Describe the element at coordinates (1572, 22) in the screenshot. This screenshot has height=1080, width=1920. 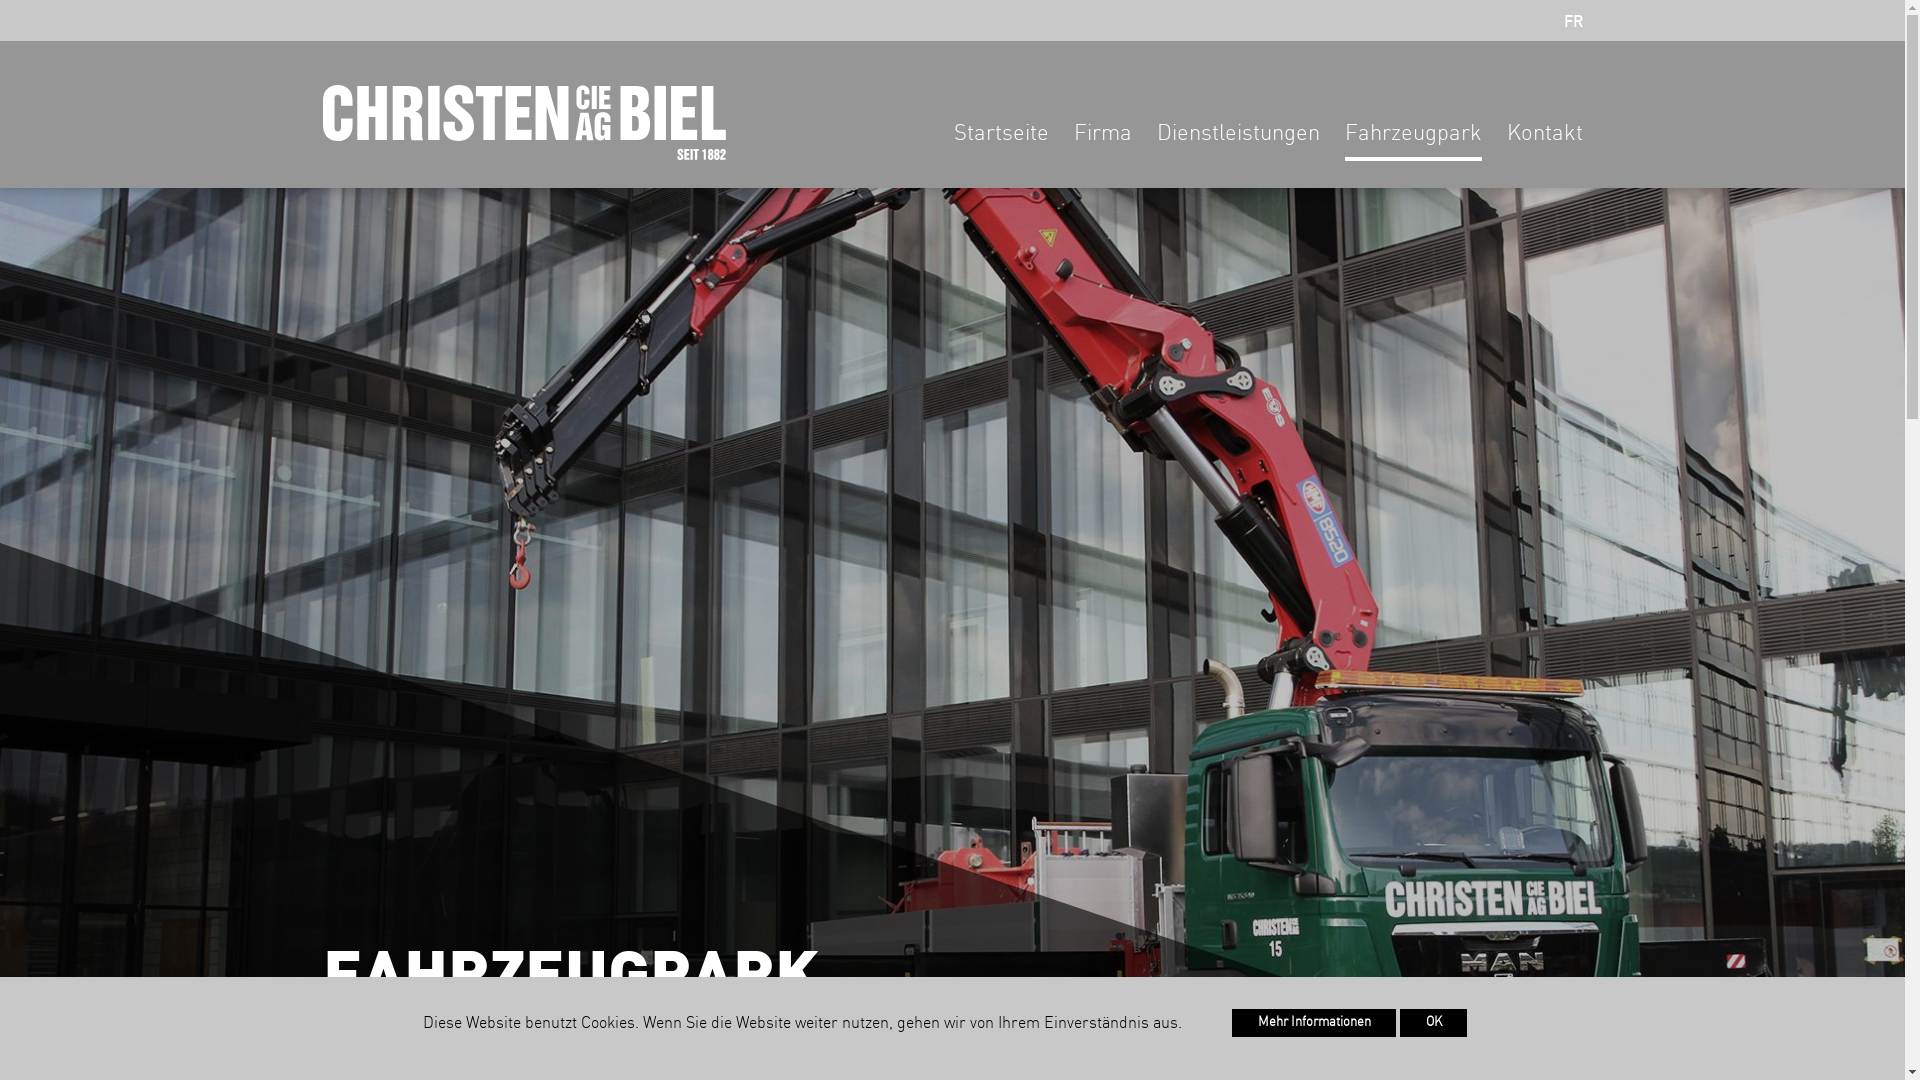
I see `'FR'` at that location.